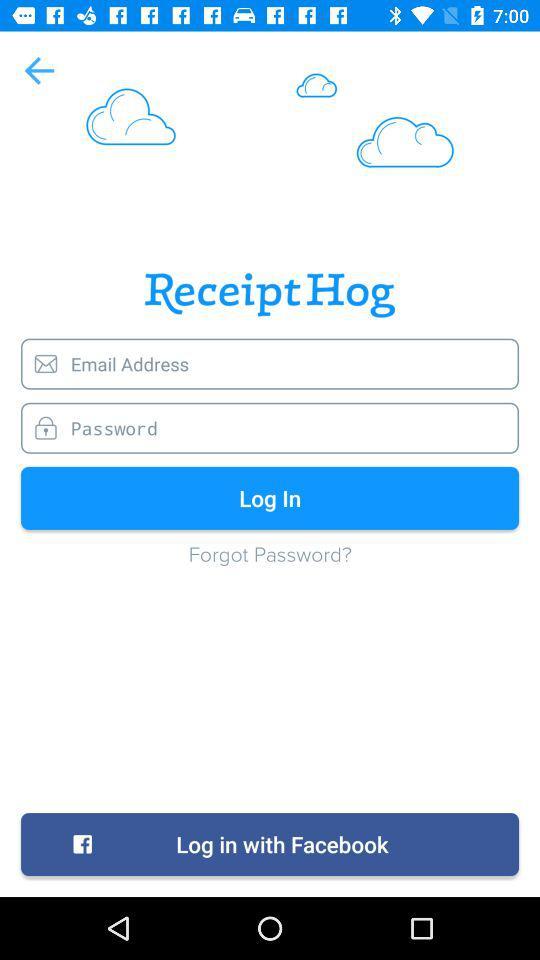 The image size is (540, 960). What do you see at coordinates (270, 563) in the screenshot?
I see `icon above the log in with` at bounding box center [270, 563].